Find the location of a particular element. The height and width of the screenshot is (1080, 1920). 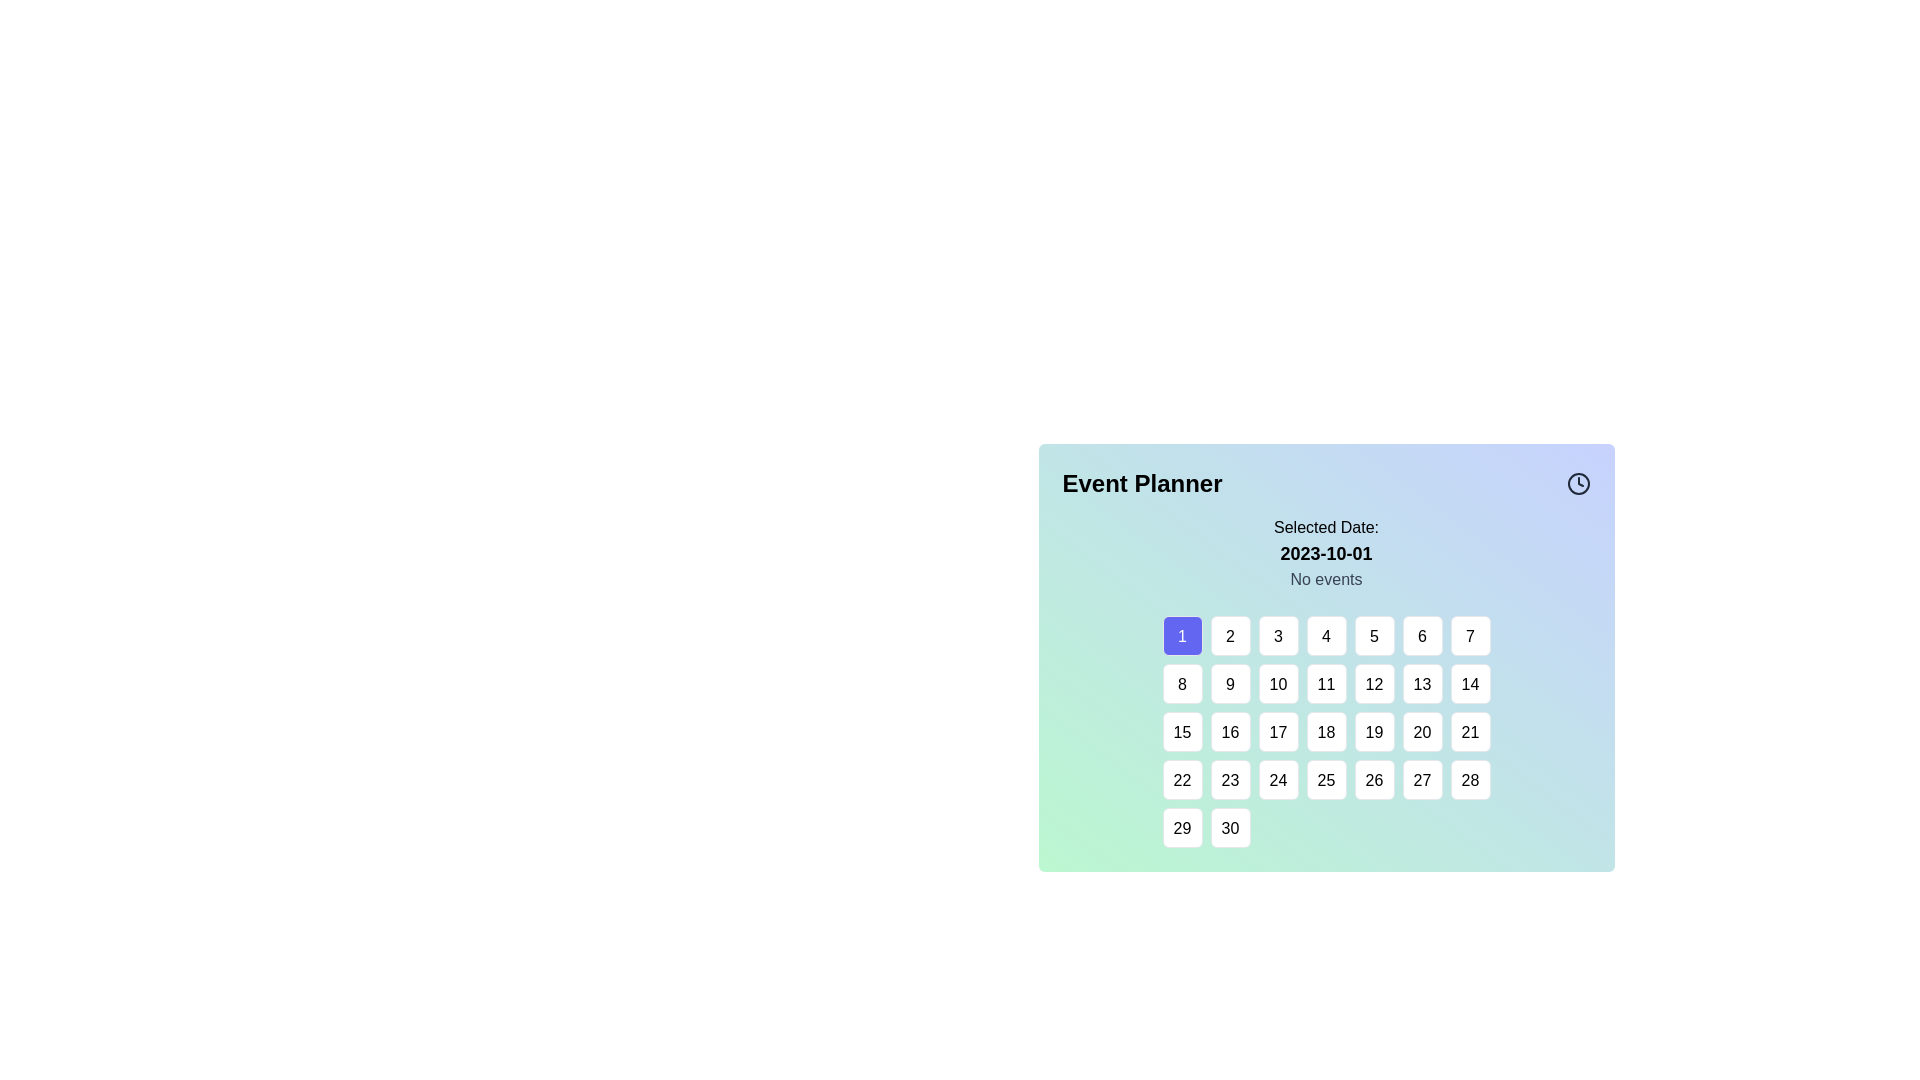

the square button with a white background and black text displaying '11' is located at coordinates (1326, 682).